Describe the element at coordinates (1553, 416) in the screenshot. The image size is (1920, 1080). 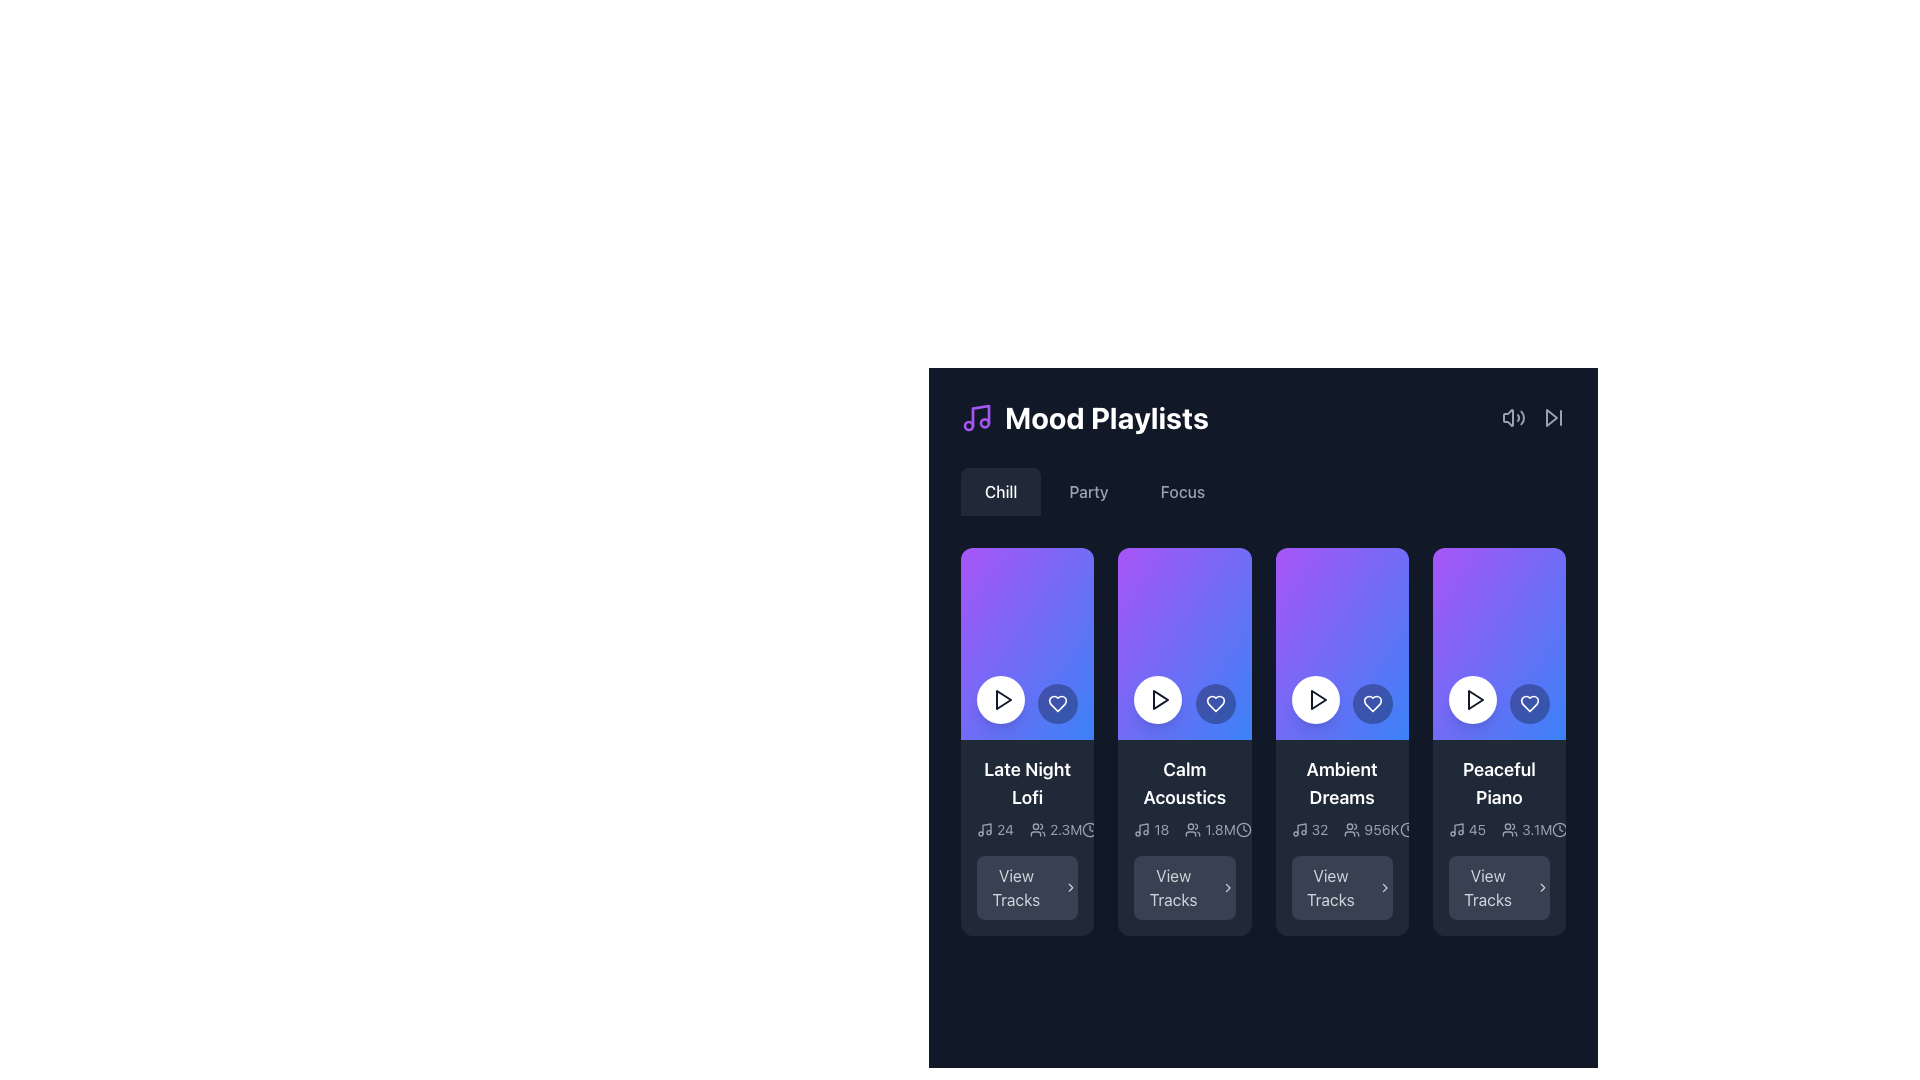
I see `the skip-forward icon button located in the top-right corner of the interface` at that location.